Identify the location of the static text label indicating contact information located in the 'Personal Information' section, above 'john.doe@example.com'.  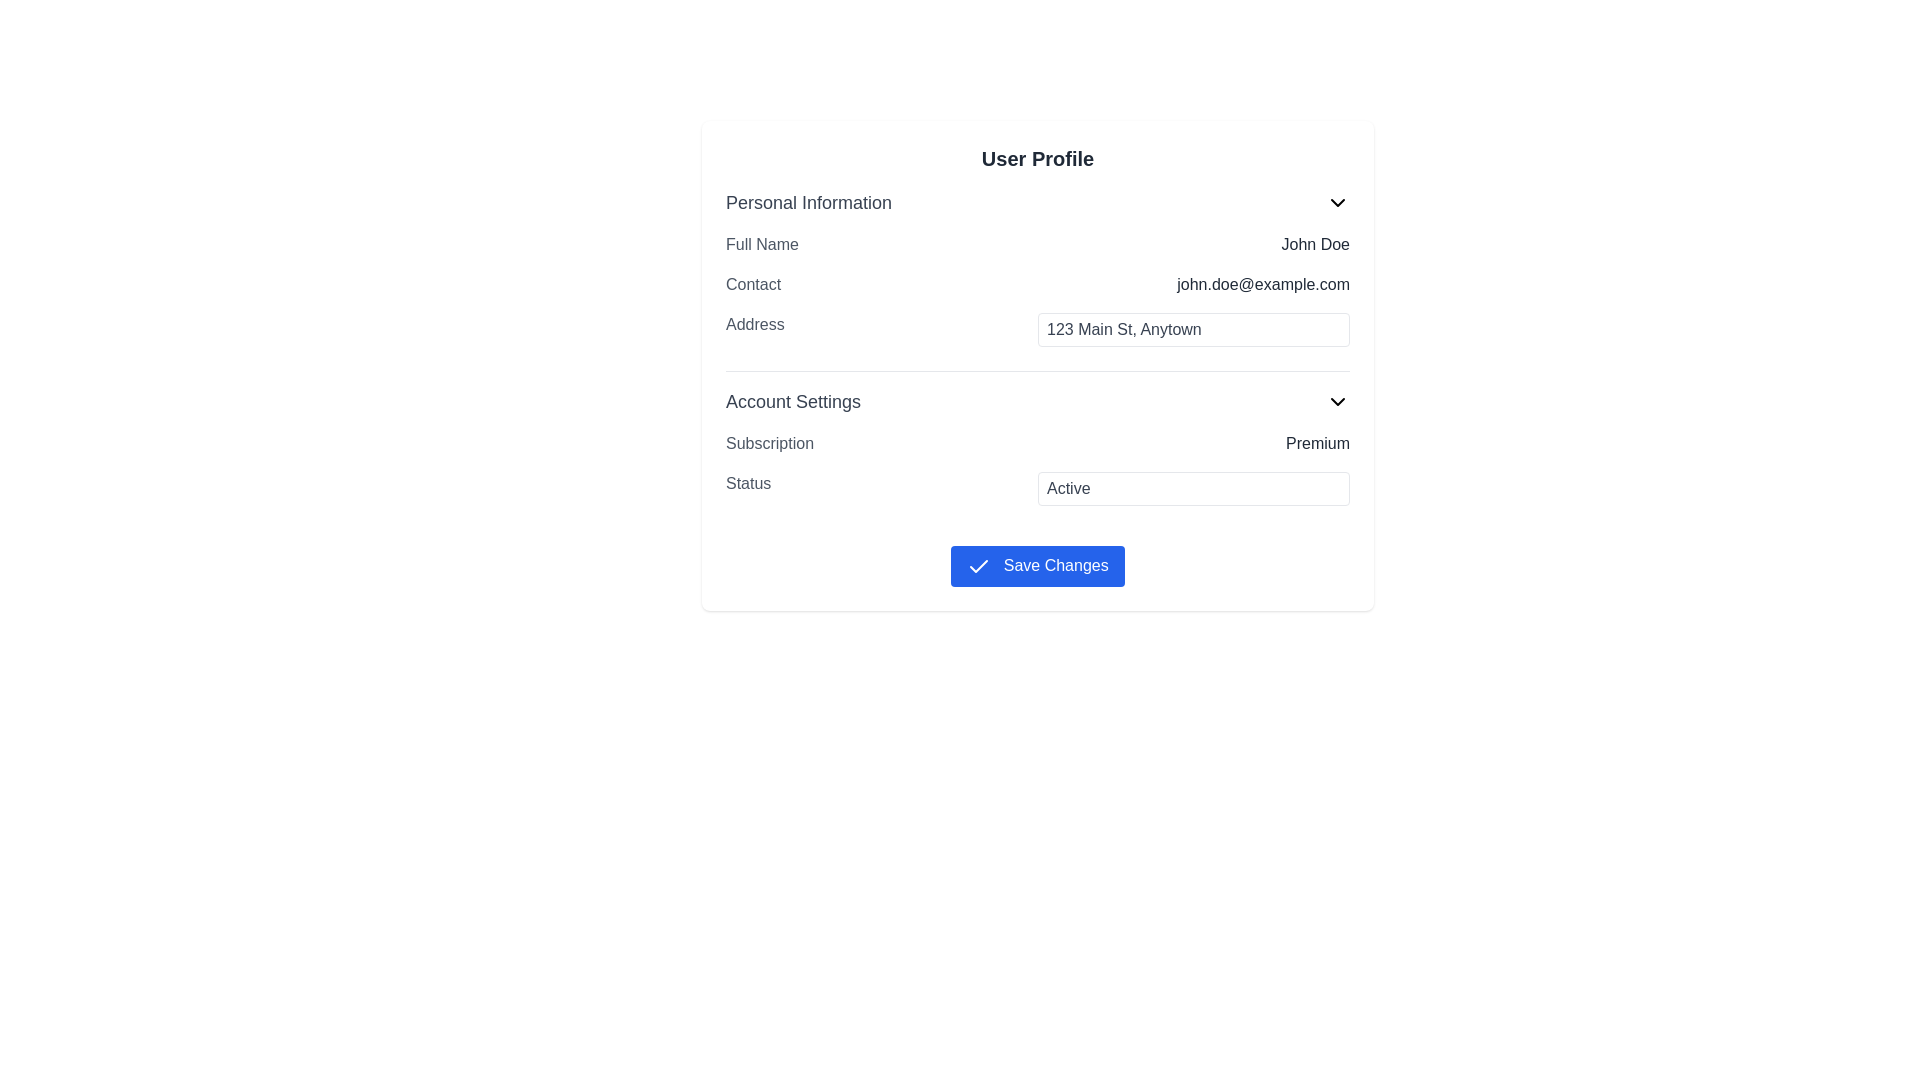
(752, 285).